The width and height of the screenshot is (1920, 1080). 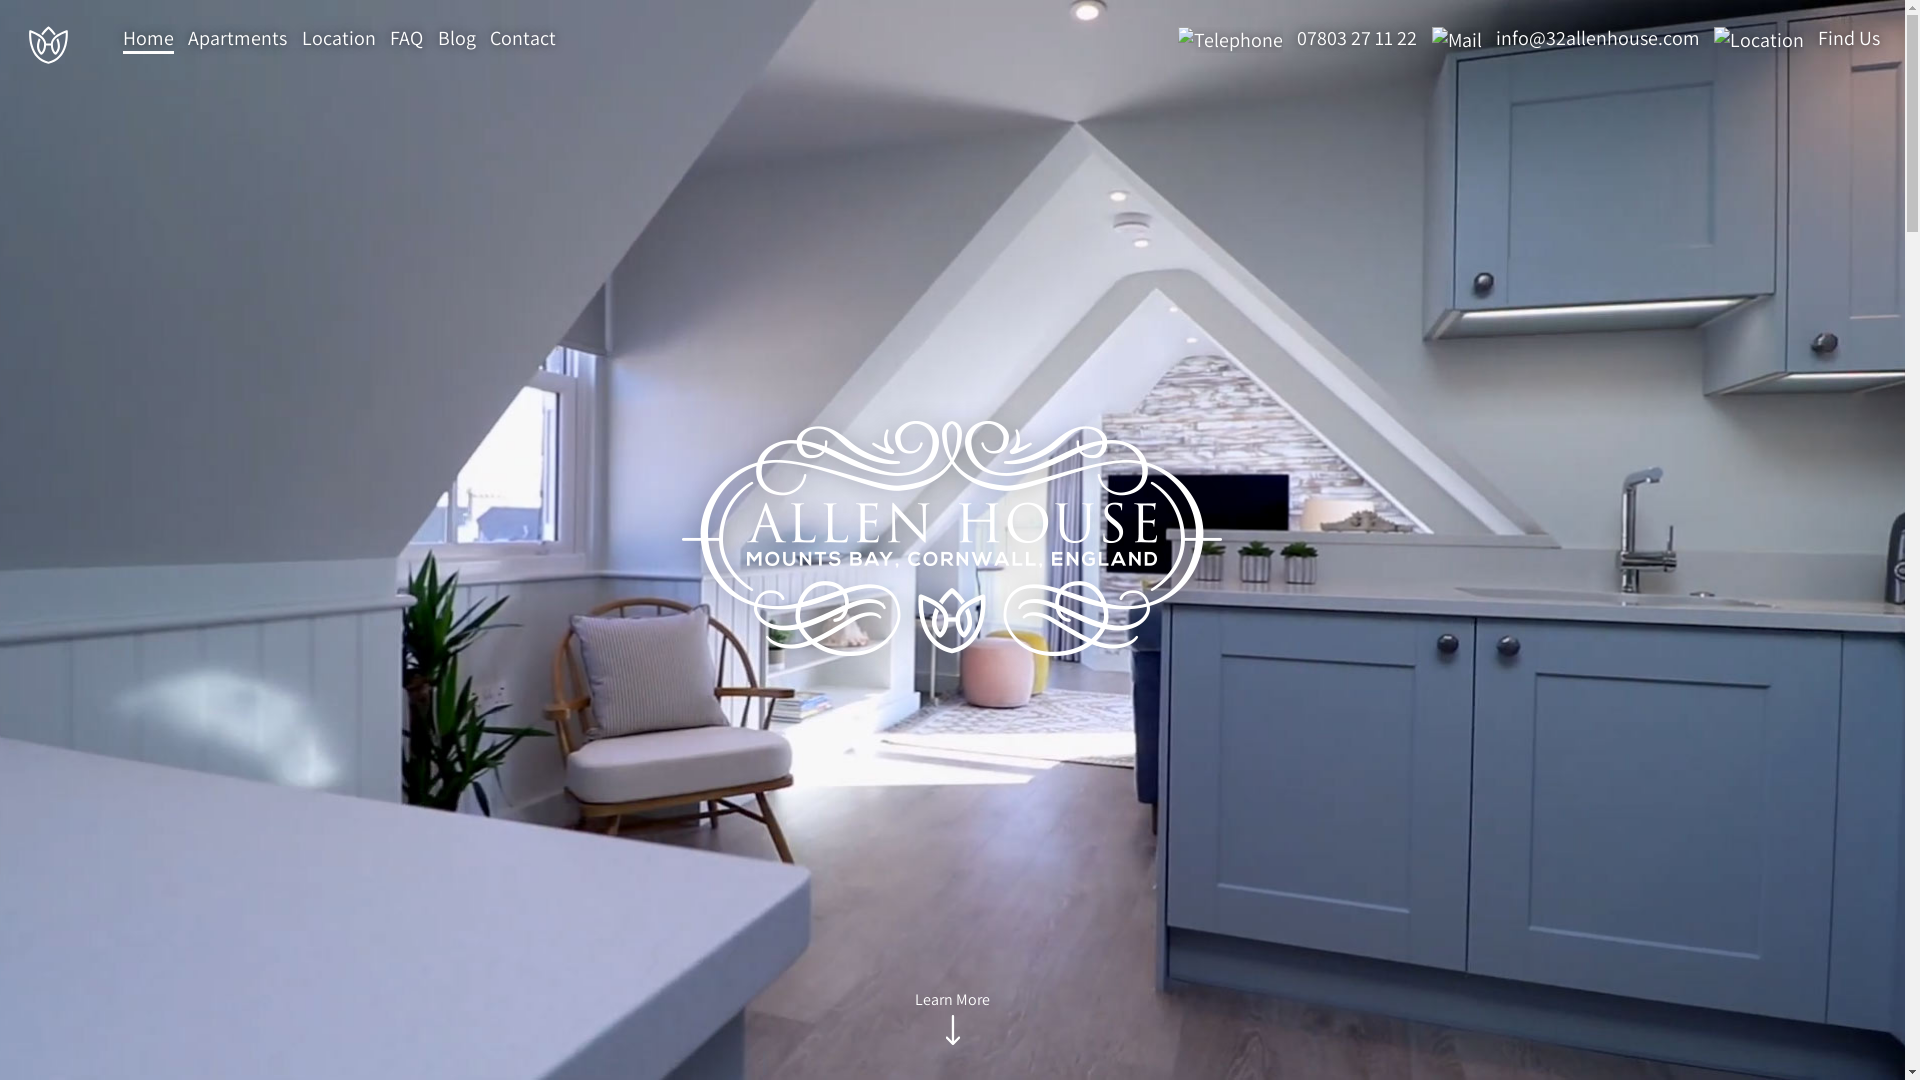 What do you see at coordinates (339, 39) in the screenshot?
I see `'Location'` at bounding box center [339, 39].